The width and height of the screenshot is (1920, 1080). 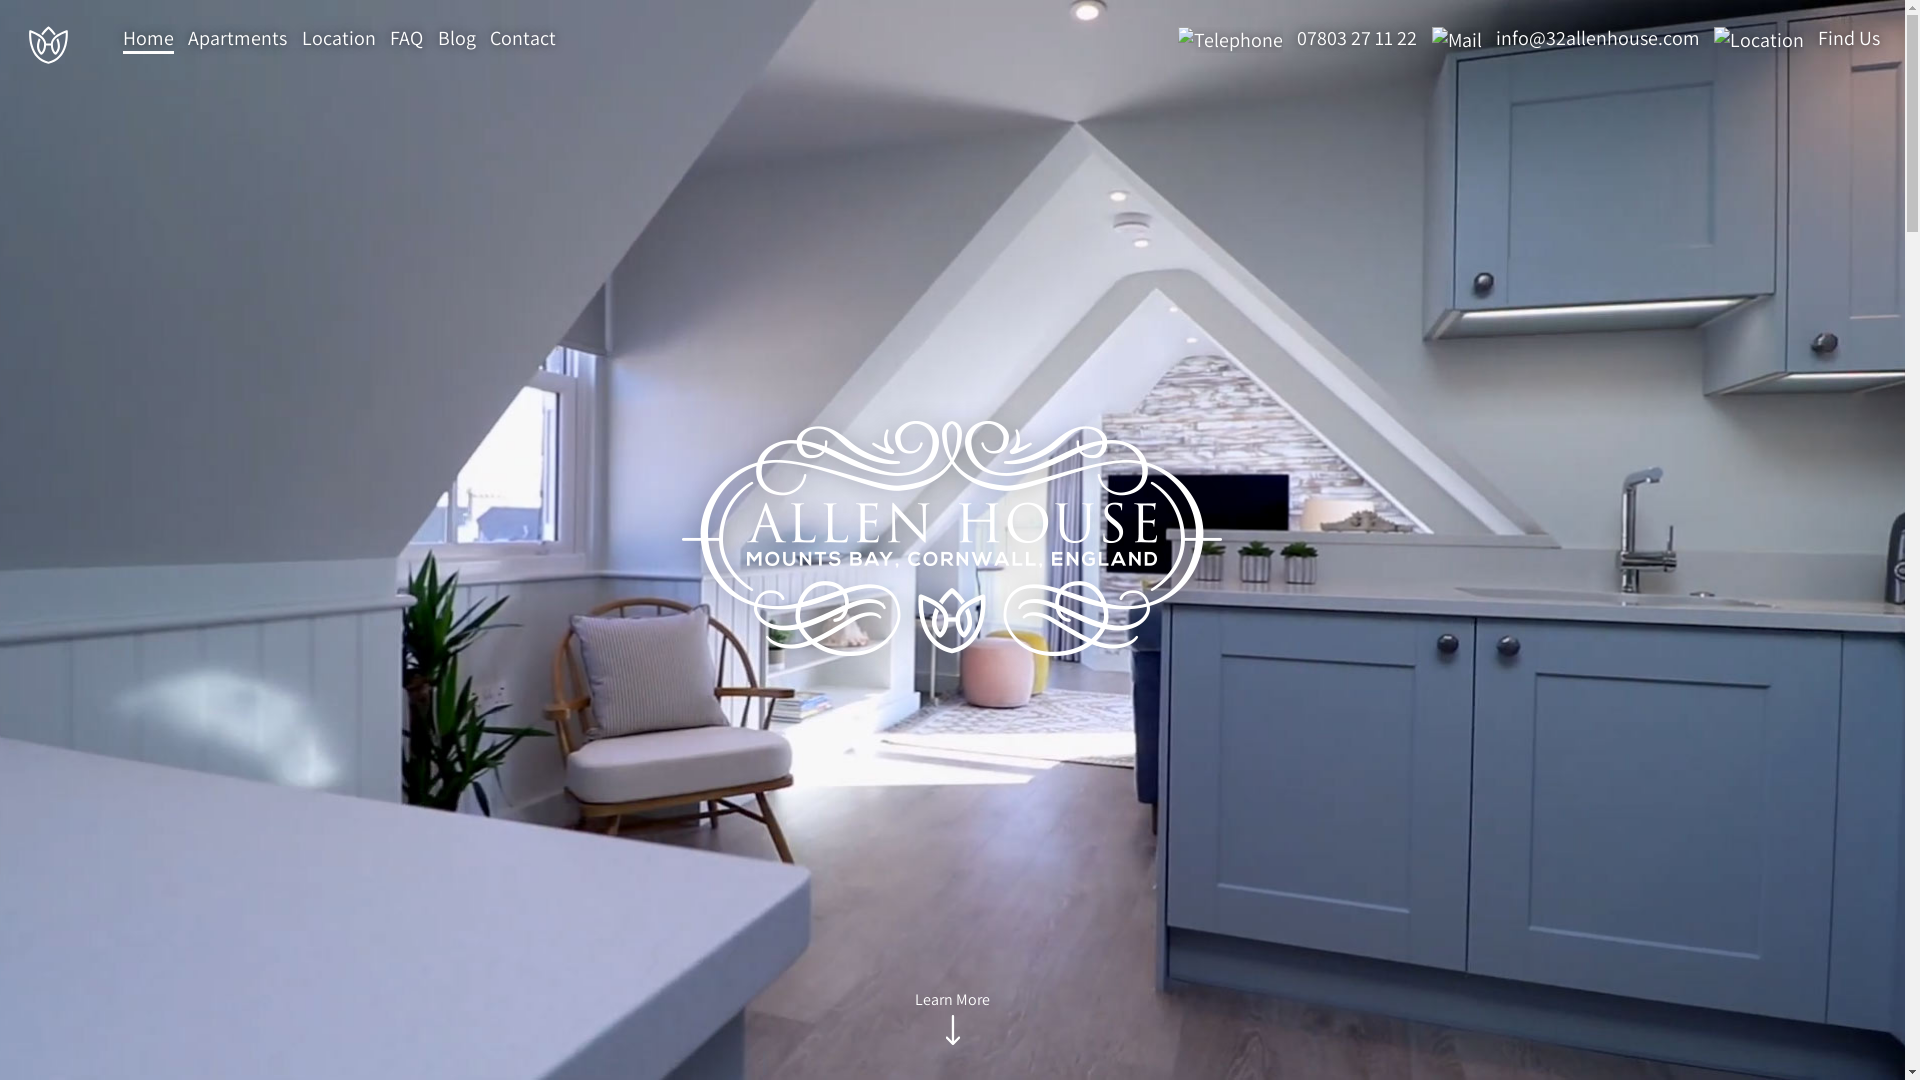 What do you see at coordinates (339, 39) in the screenshot?
I see `'Location'` at bounding box center [339, 39].